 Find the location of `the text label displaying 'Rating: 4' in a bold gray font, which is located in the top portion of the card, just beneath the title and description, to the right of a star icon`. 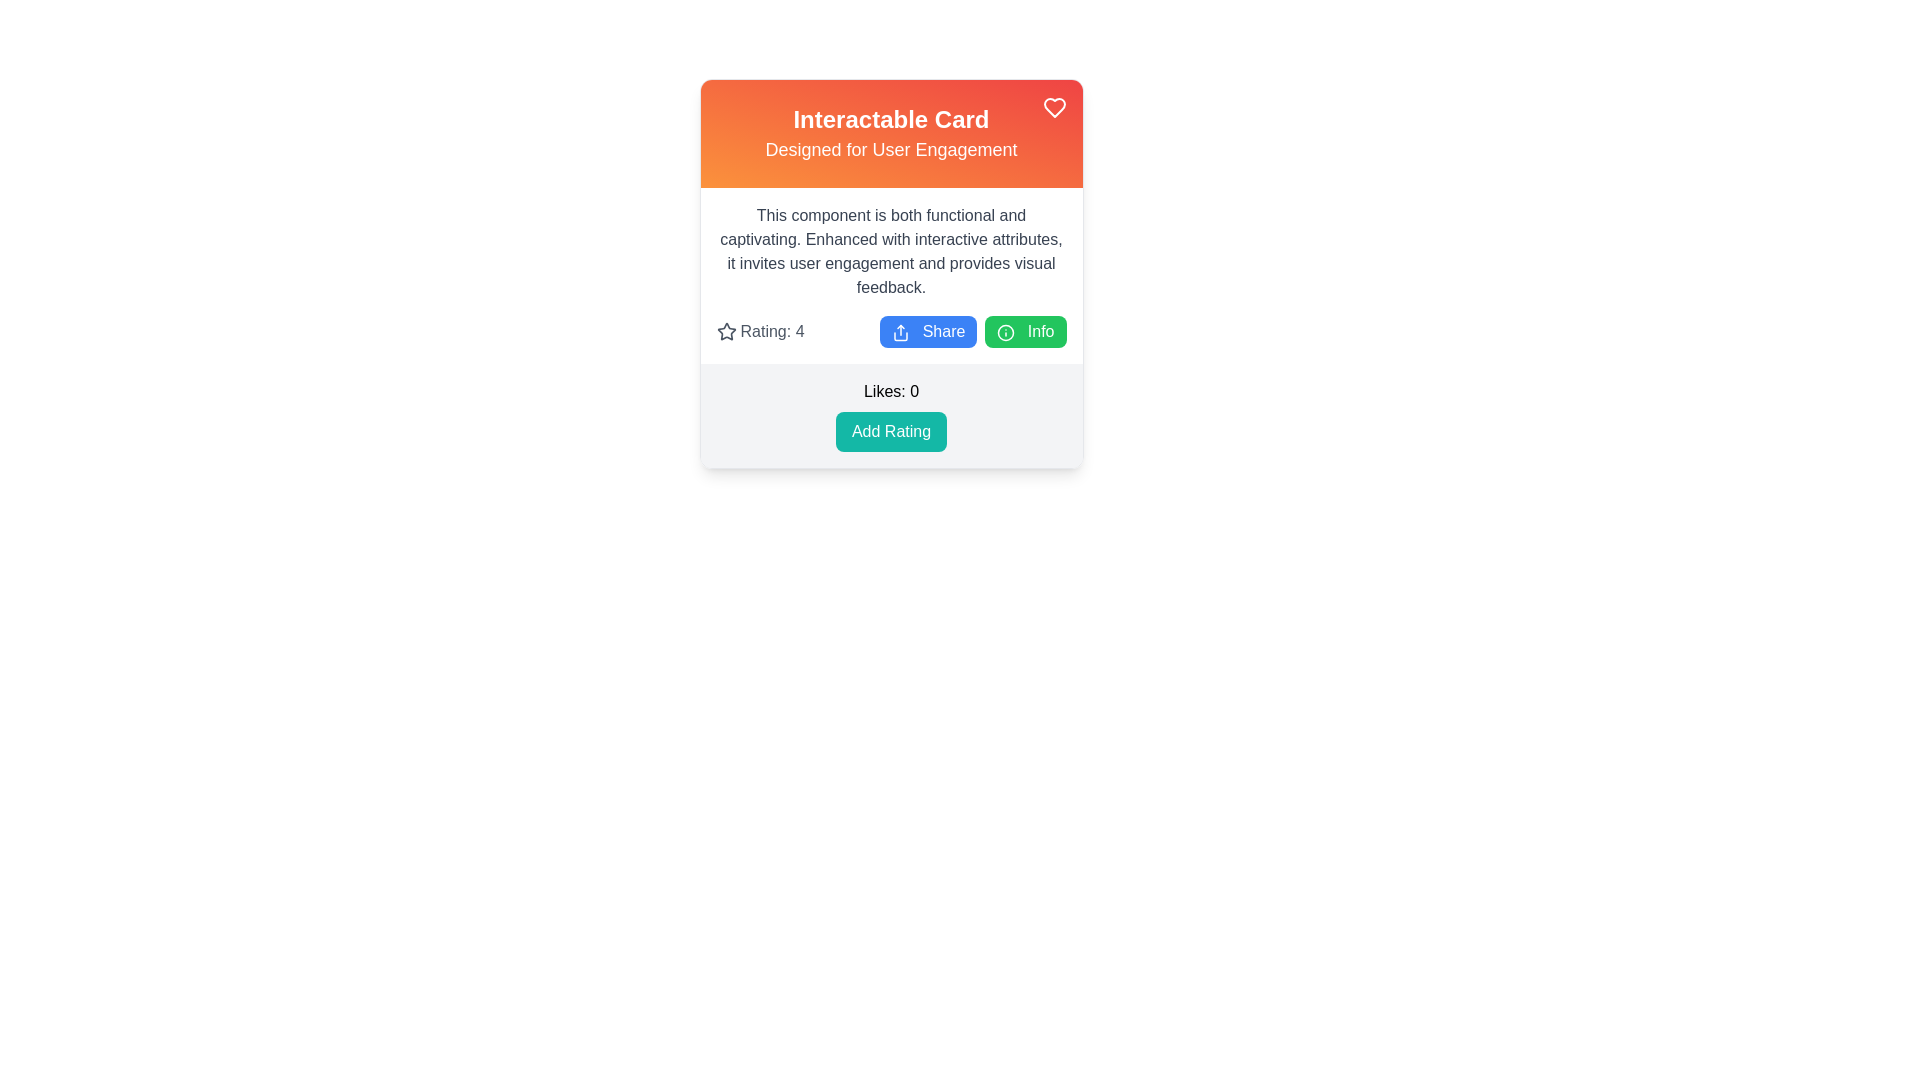

the text label displaying 'Rating: 4' in a bold gray font, which is located in the top portion of the card, just beneath the title and description, to the right of a star icon is located at coordinates (771, 330).